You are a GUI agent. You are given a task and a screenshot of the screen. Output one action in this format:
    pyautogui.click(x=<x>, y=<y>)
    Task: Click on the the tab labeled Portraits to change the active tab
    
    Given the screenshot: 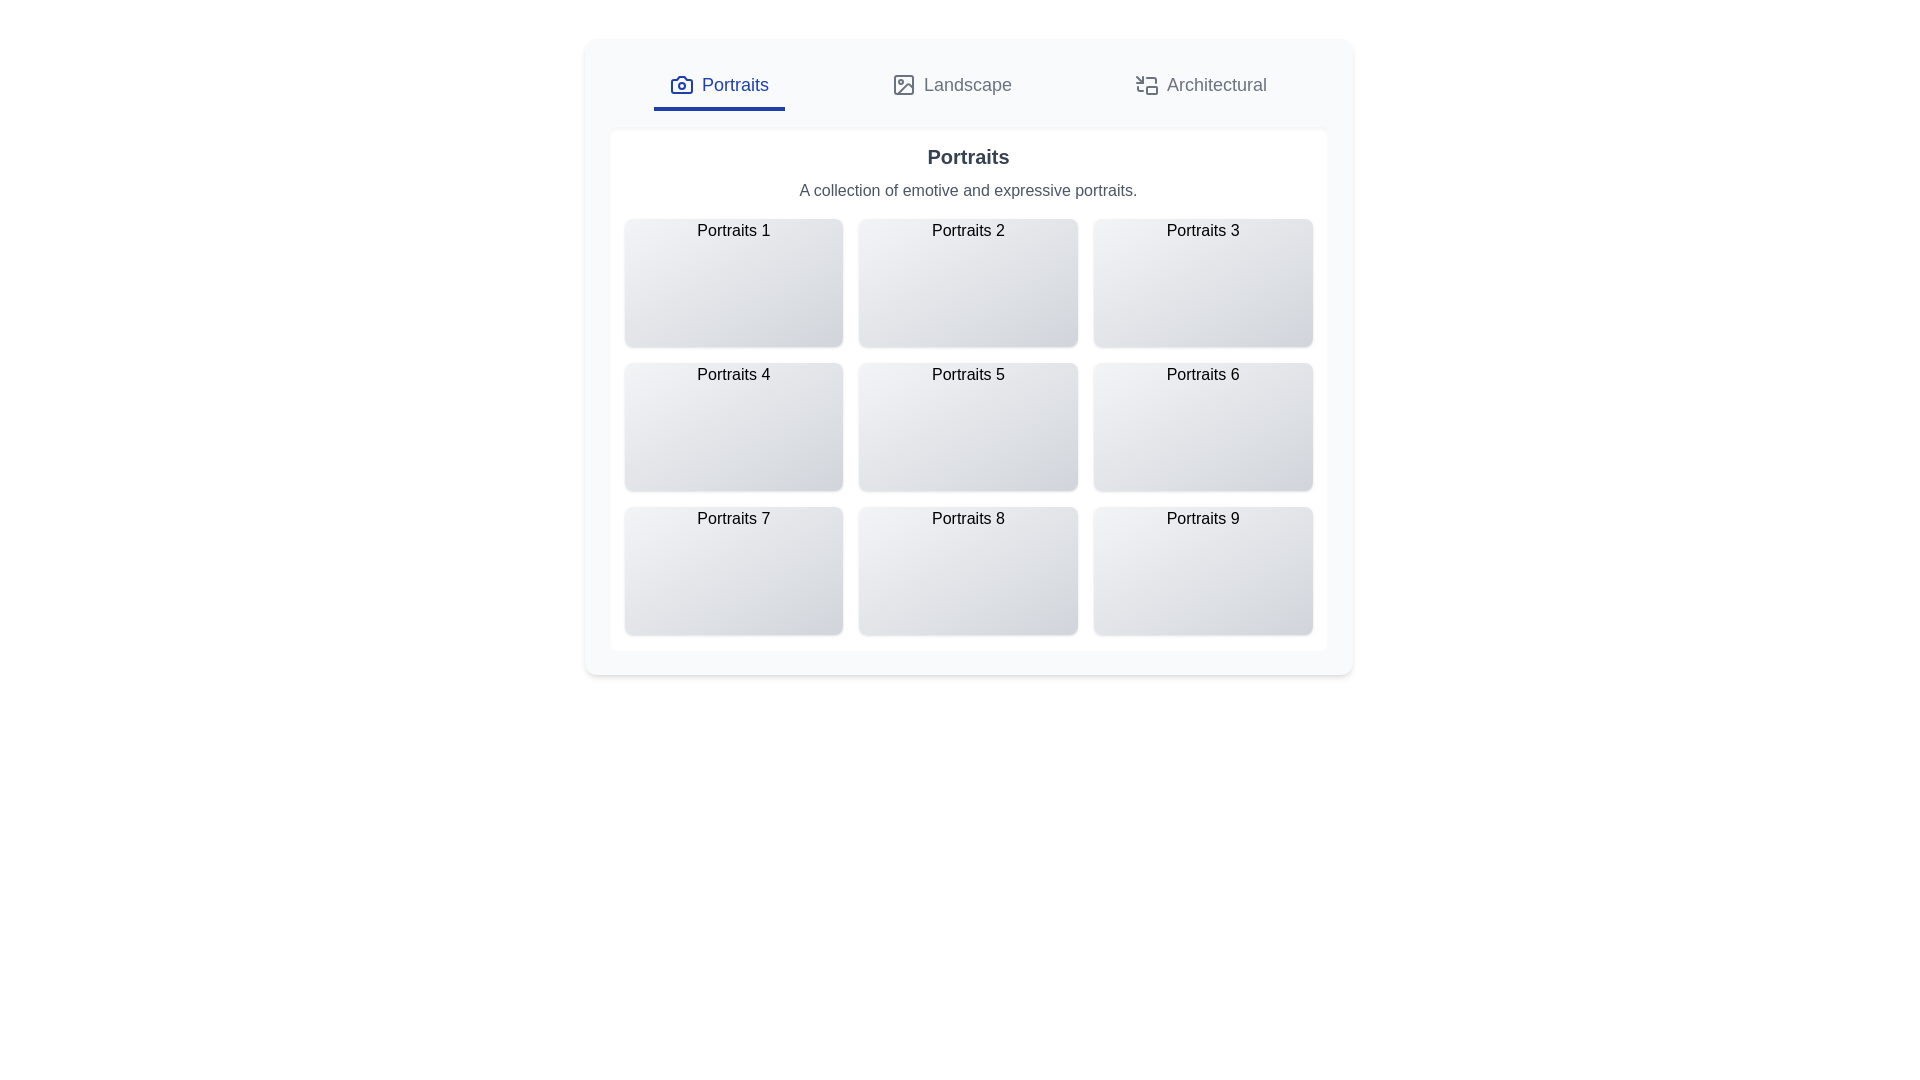 What is the action you would take?
    pyautogui.click(x=719, y=86)
    